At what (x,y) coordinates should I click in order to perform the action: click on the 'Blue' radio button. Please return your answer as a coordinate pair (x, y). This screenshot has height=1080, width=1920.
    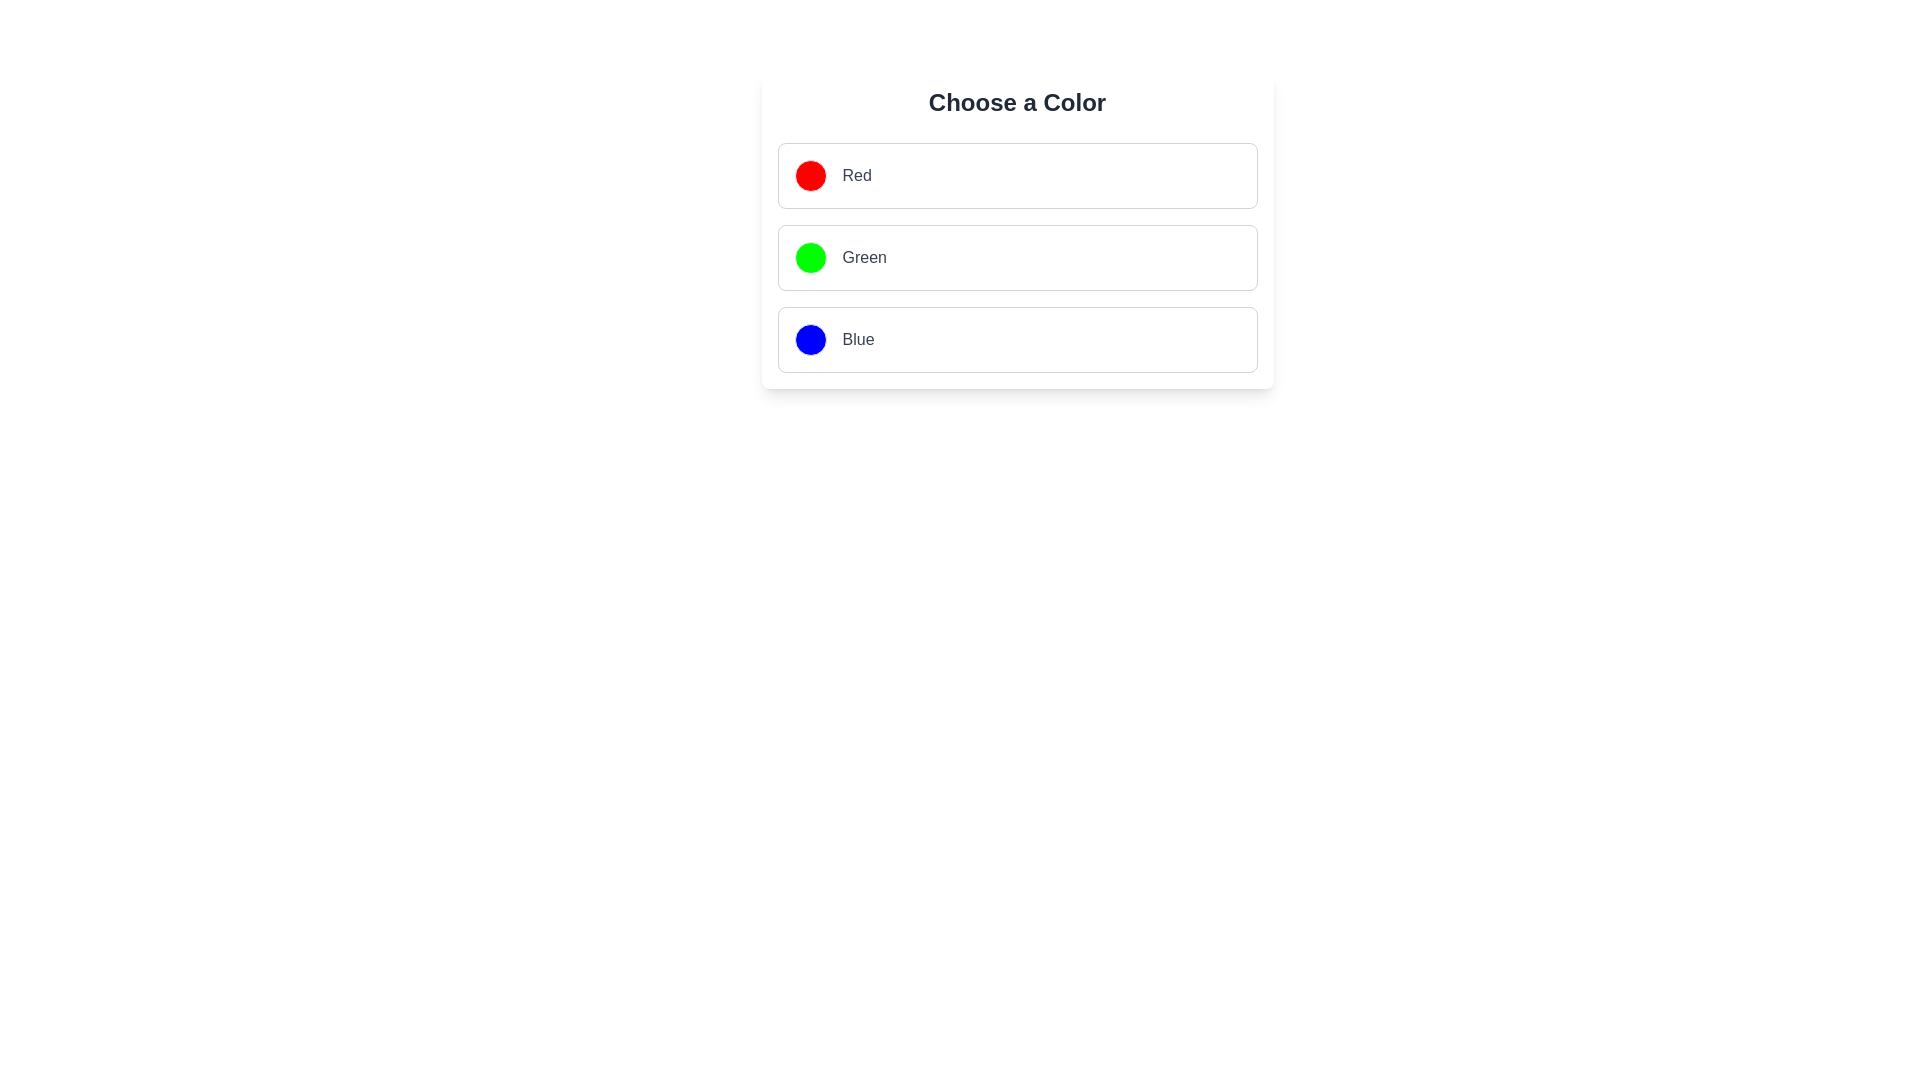
    Looking at the image, I should click on (1017, 338).